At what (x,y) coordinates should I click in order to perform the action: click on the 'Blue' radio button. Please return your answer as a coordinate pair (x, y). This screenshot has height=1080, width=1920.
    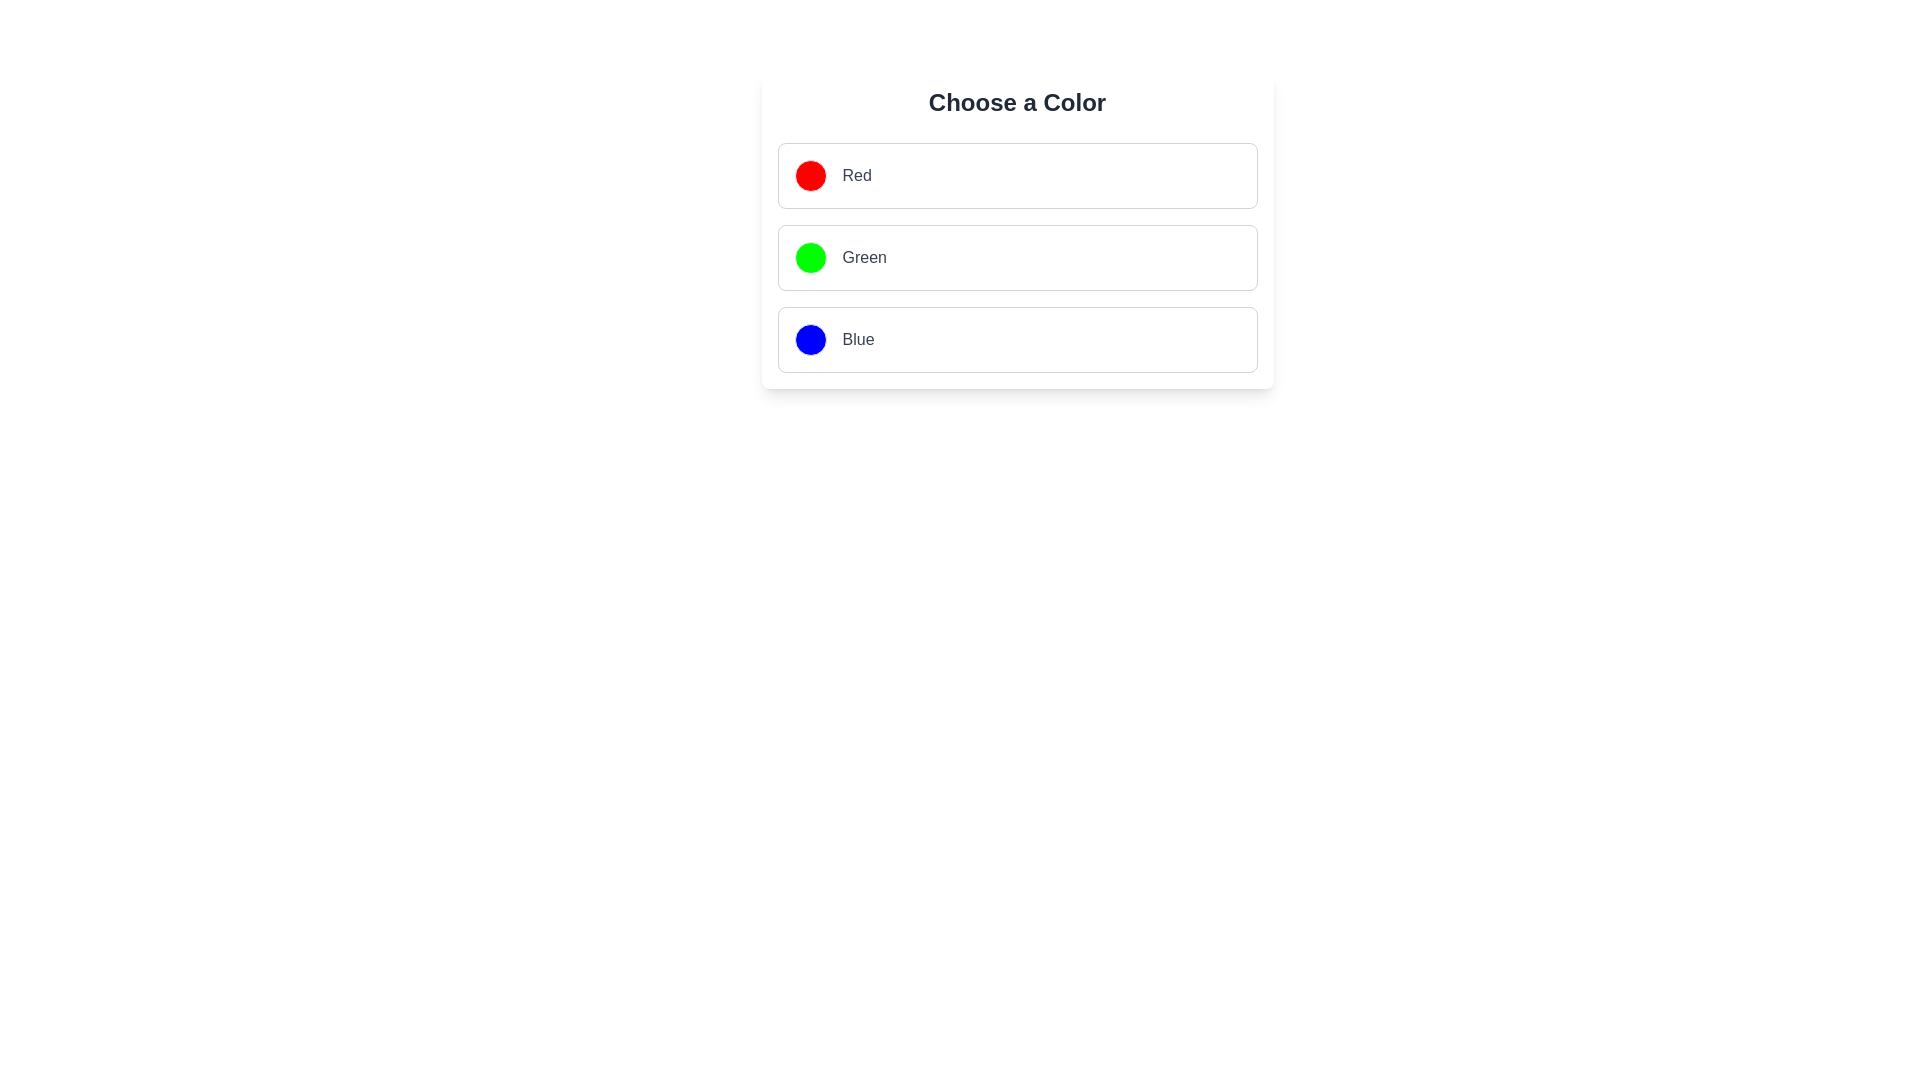
    Looking at the image, I should click on (1017, 338).